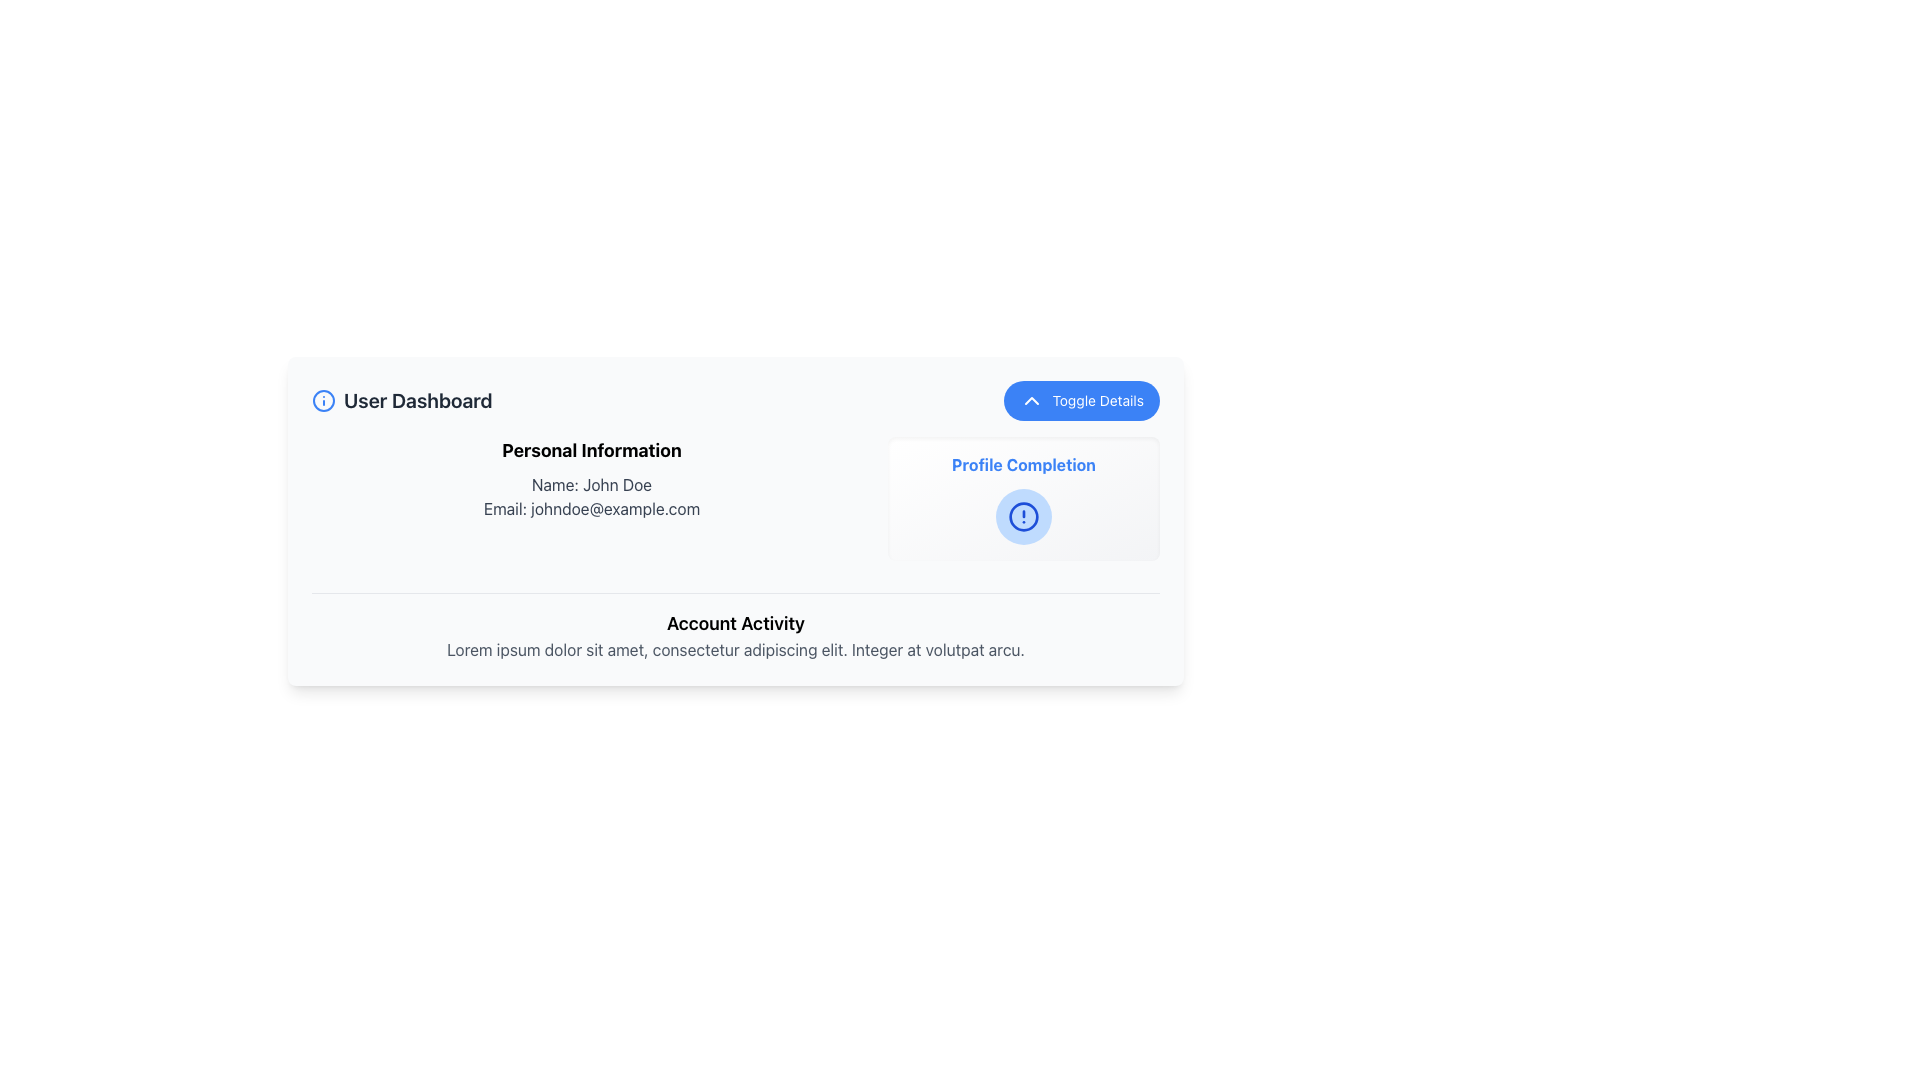 The image size is (1920, 1080). I want to click on the 'Information Panel' in the 'User Dashboard' that displays user details such as 'Name: John Doe' and 'Email: johndoe@example.com', so click(734, 548).